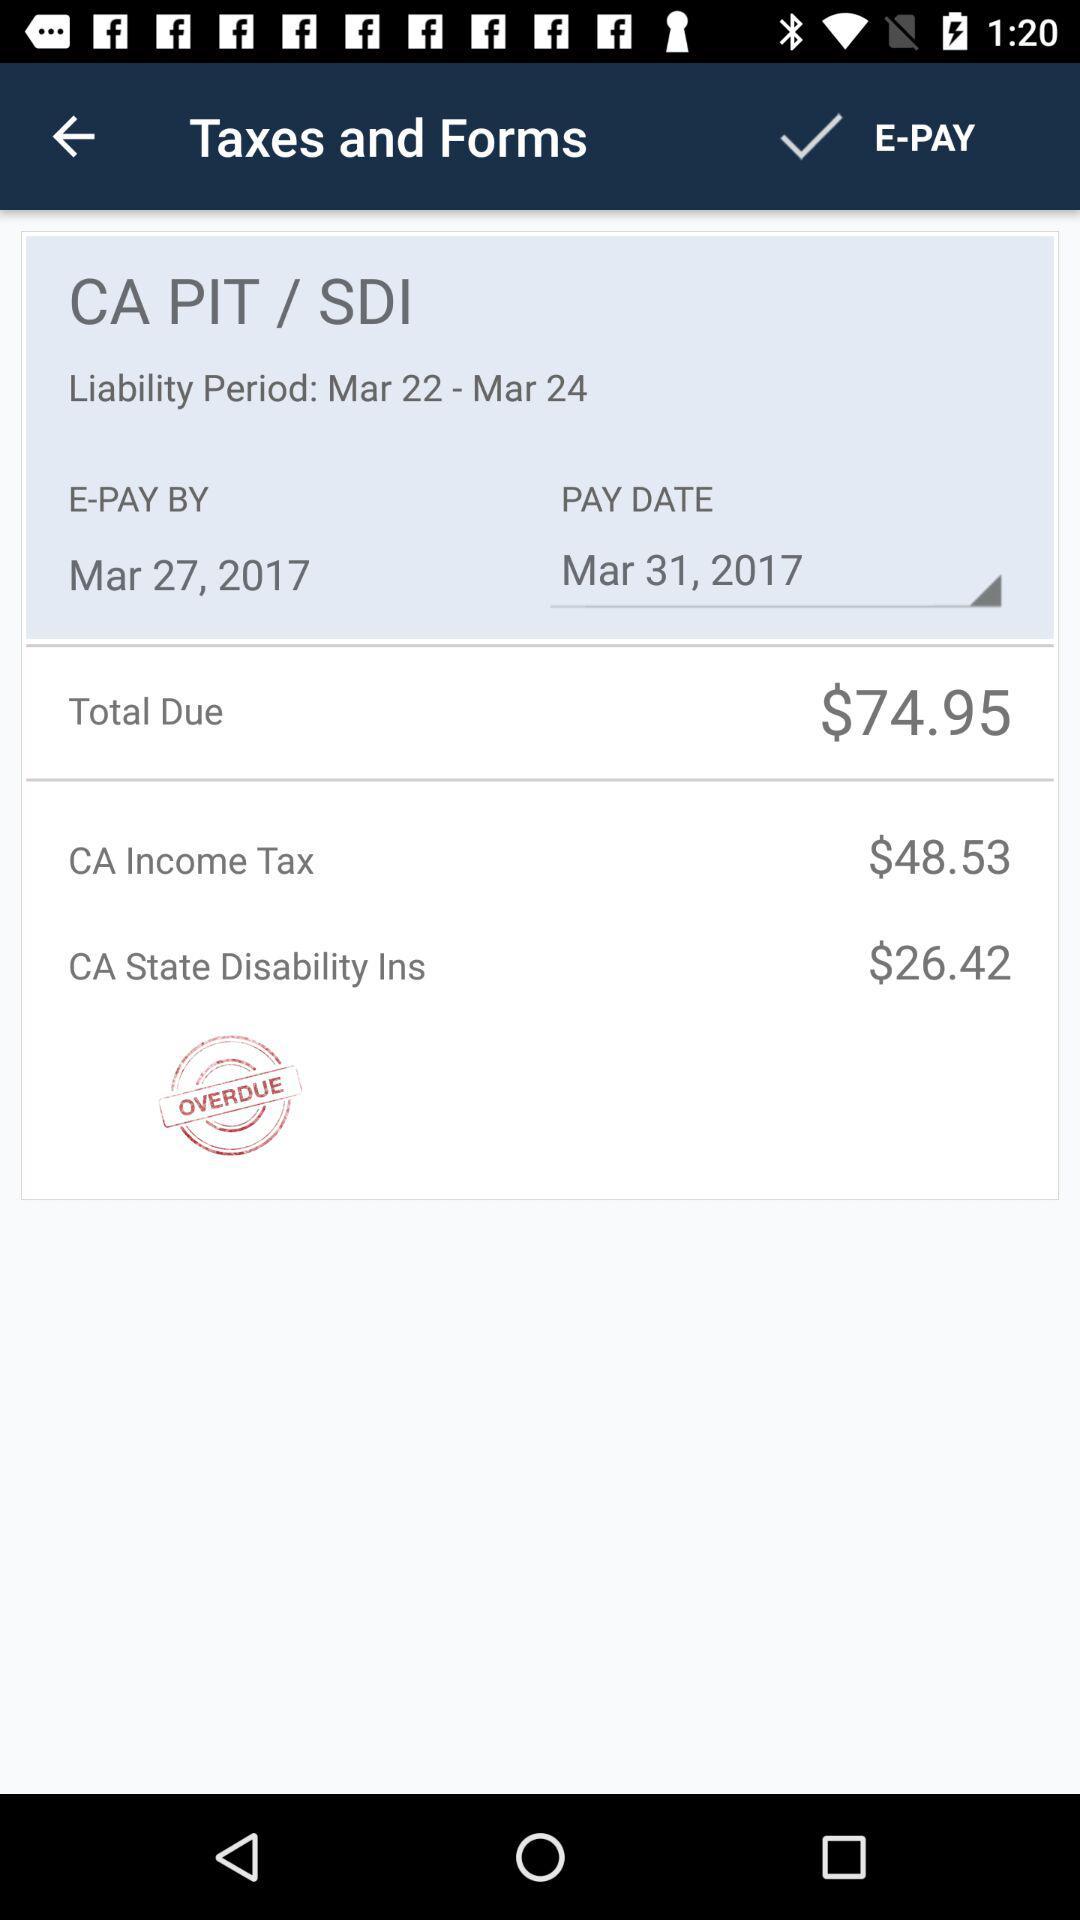 The image size is (1080, 1920). I want to click on item above the ca pit / sdi item, so click(72, 135).